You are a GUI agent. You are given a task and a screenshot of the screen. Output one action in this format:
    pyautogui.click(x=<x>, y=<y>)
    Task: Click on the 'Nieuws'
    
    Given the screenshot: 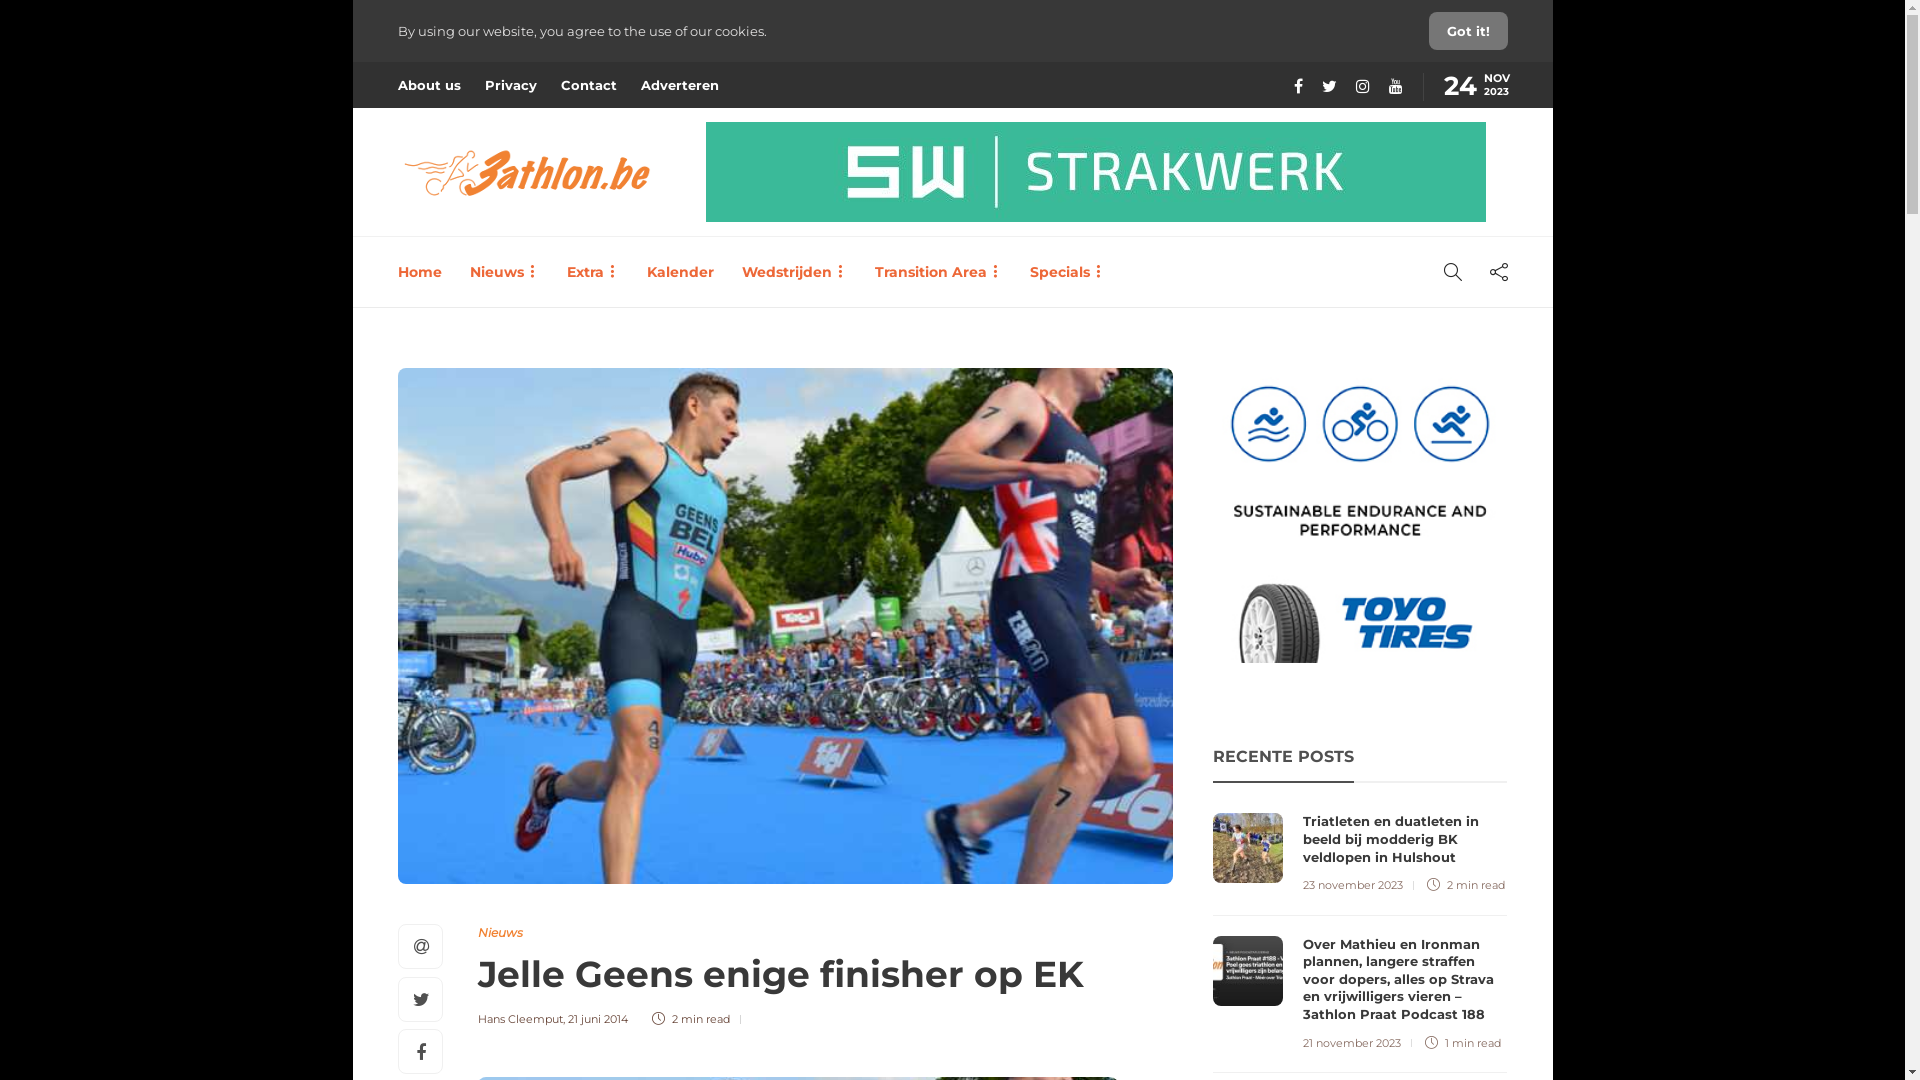 What is the action you would take?
    pyautogui.click(x=500, y=932)
    